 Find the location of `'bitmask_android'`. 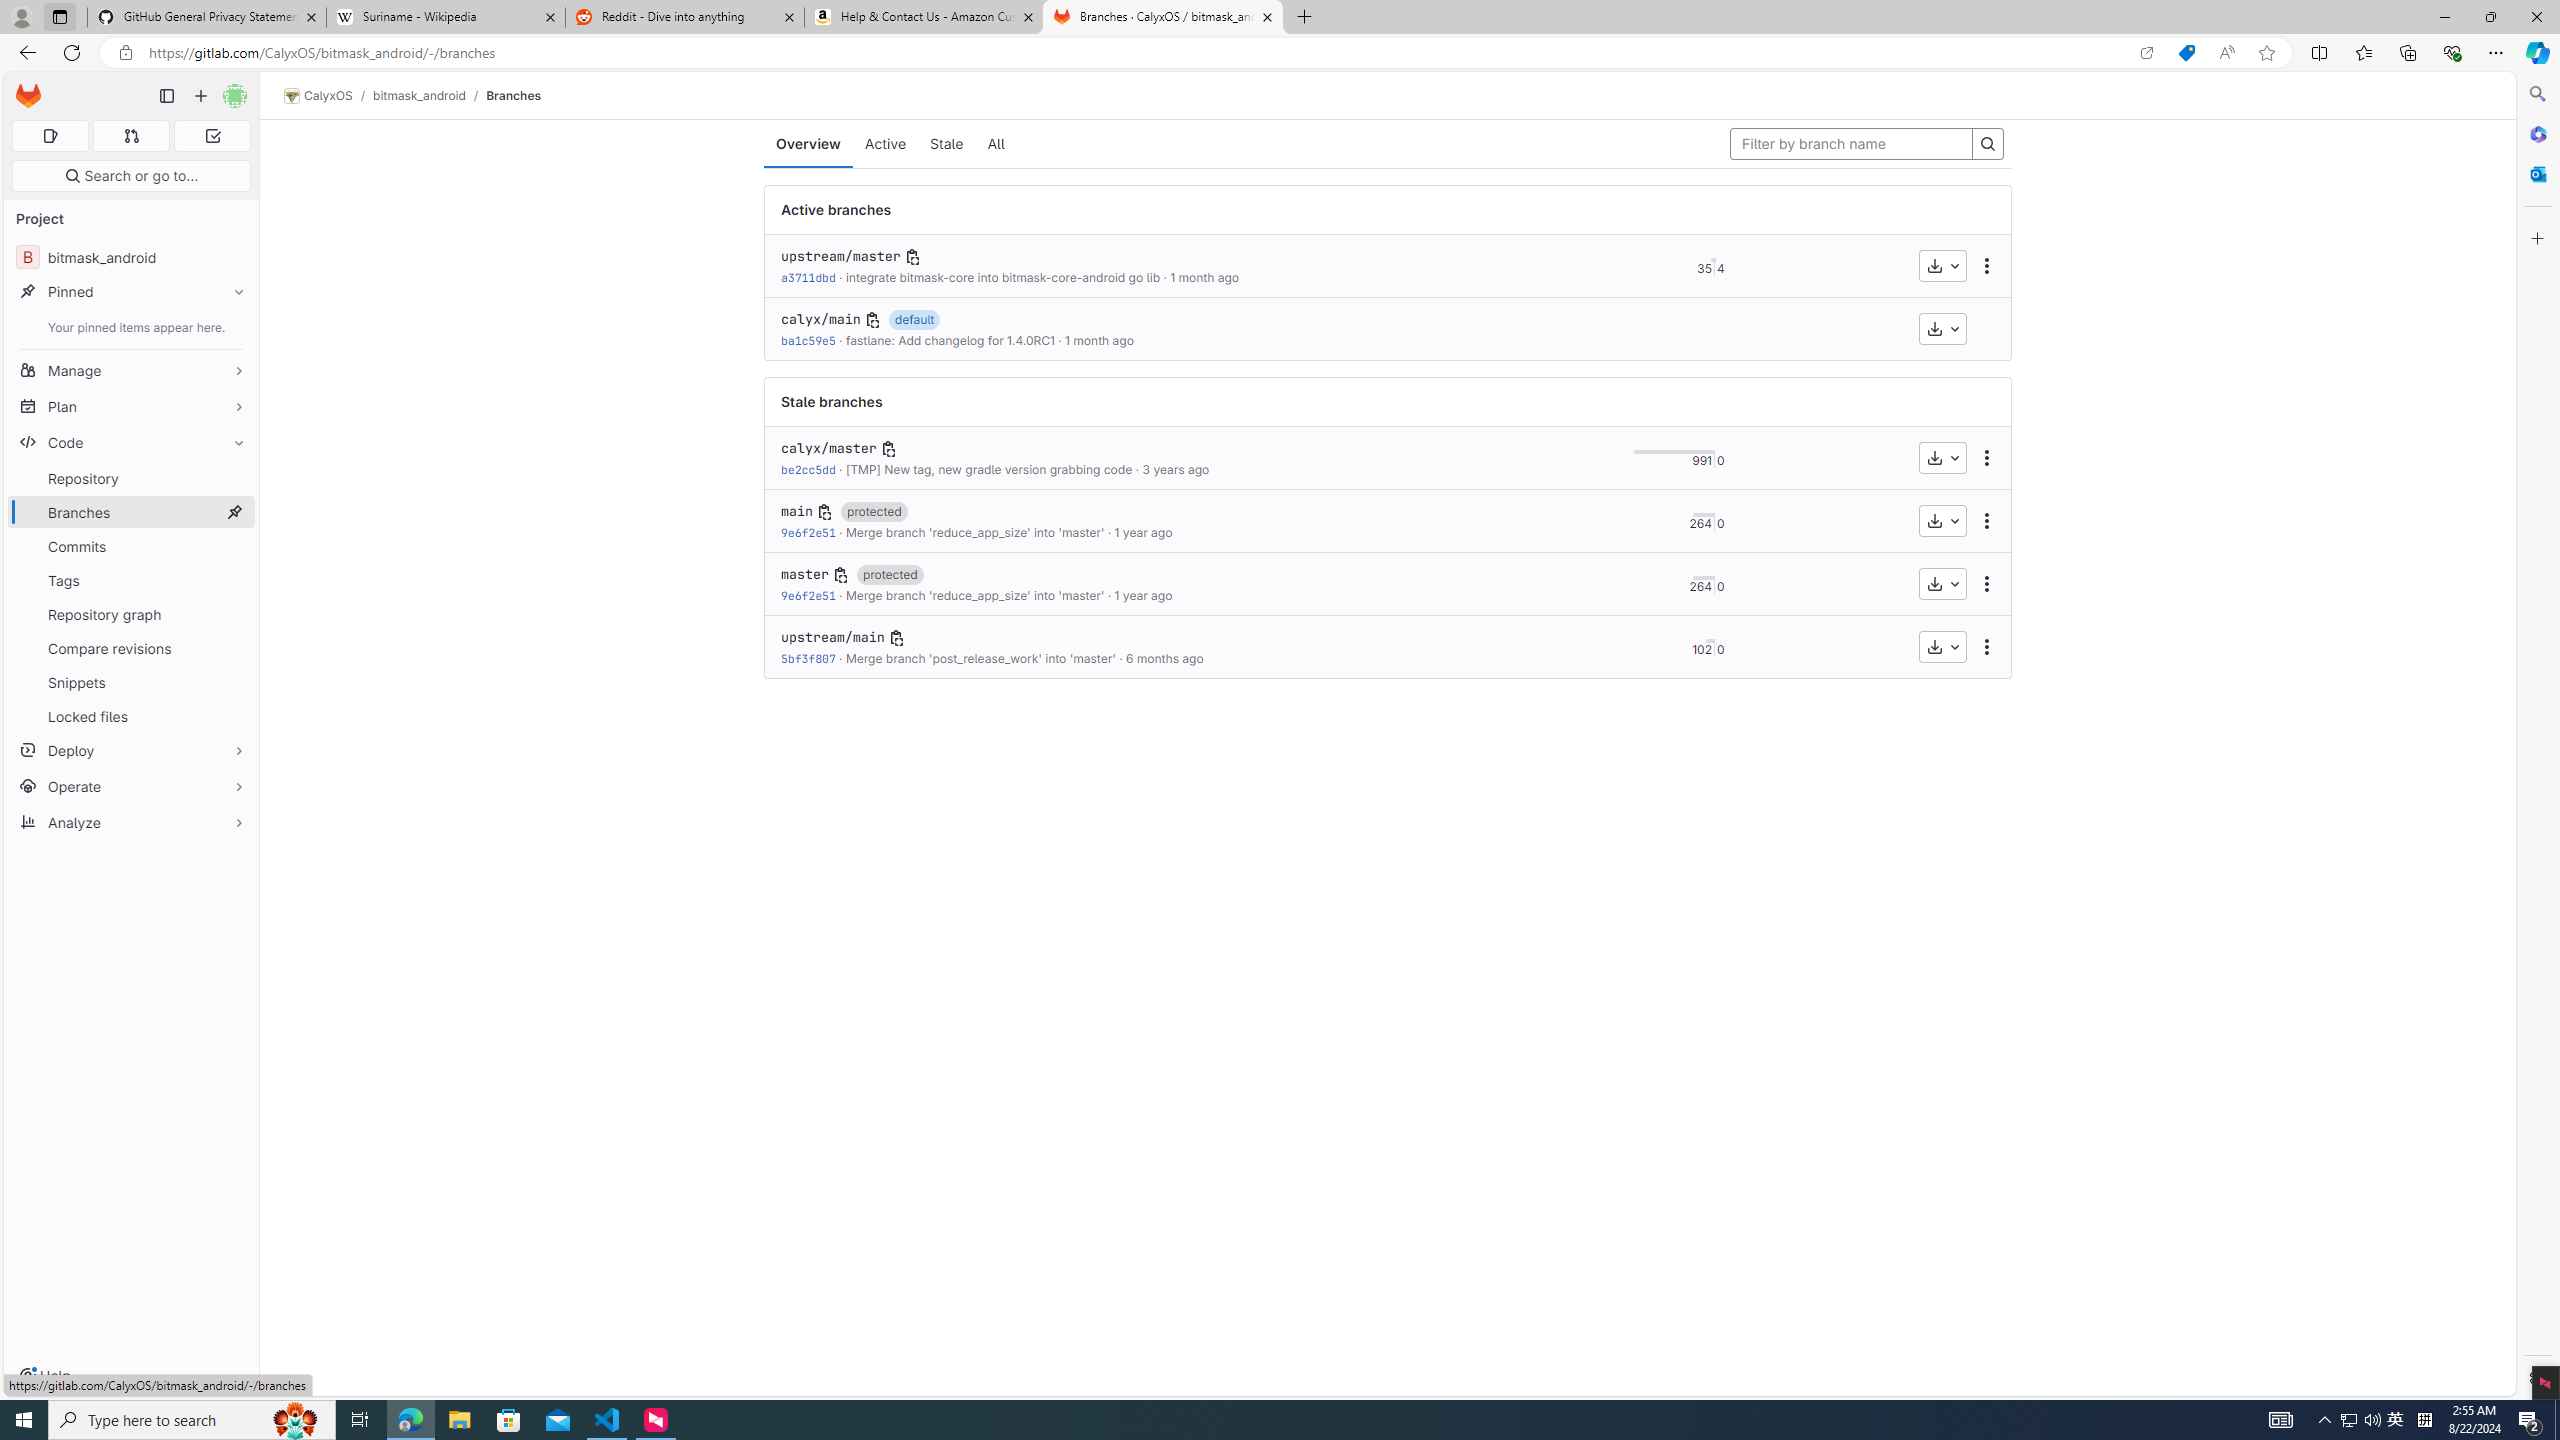

'bitmask_android' is located at coordinates (419, 95).